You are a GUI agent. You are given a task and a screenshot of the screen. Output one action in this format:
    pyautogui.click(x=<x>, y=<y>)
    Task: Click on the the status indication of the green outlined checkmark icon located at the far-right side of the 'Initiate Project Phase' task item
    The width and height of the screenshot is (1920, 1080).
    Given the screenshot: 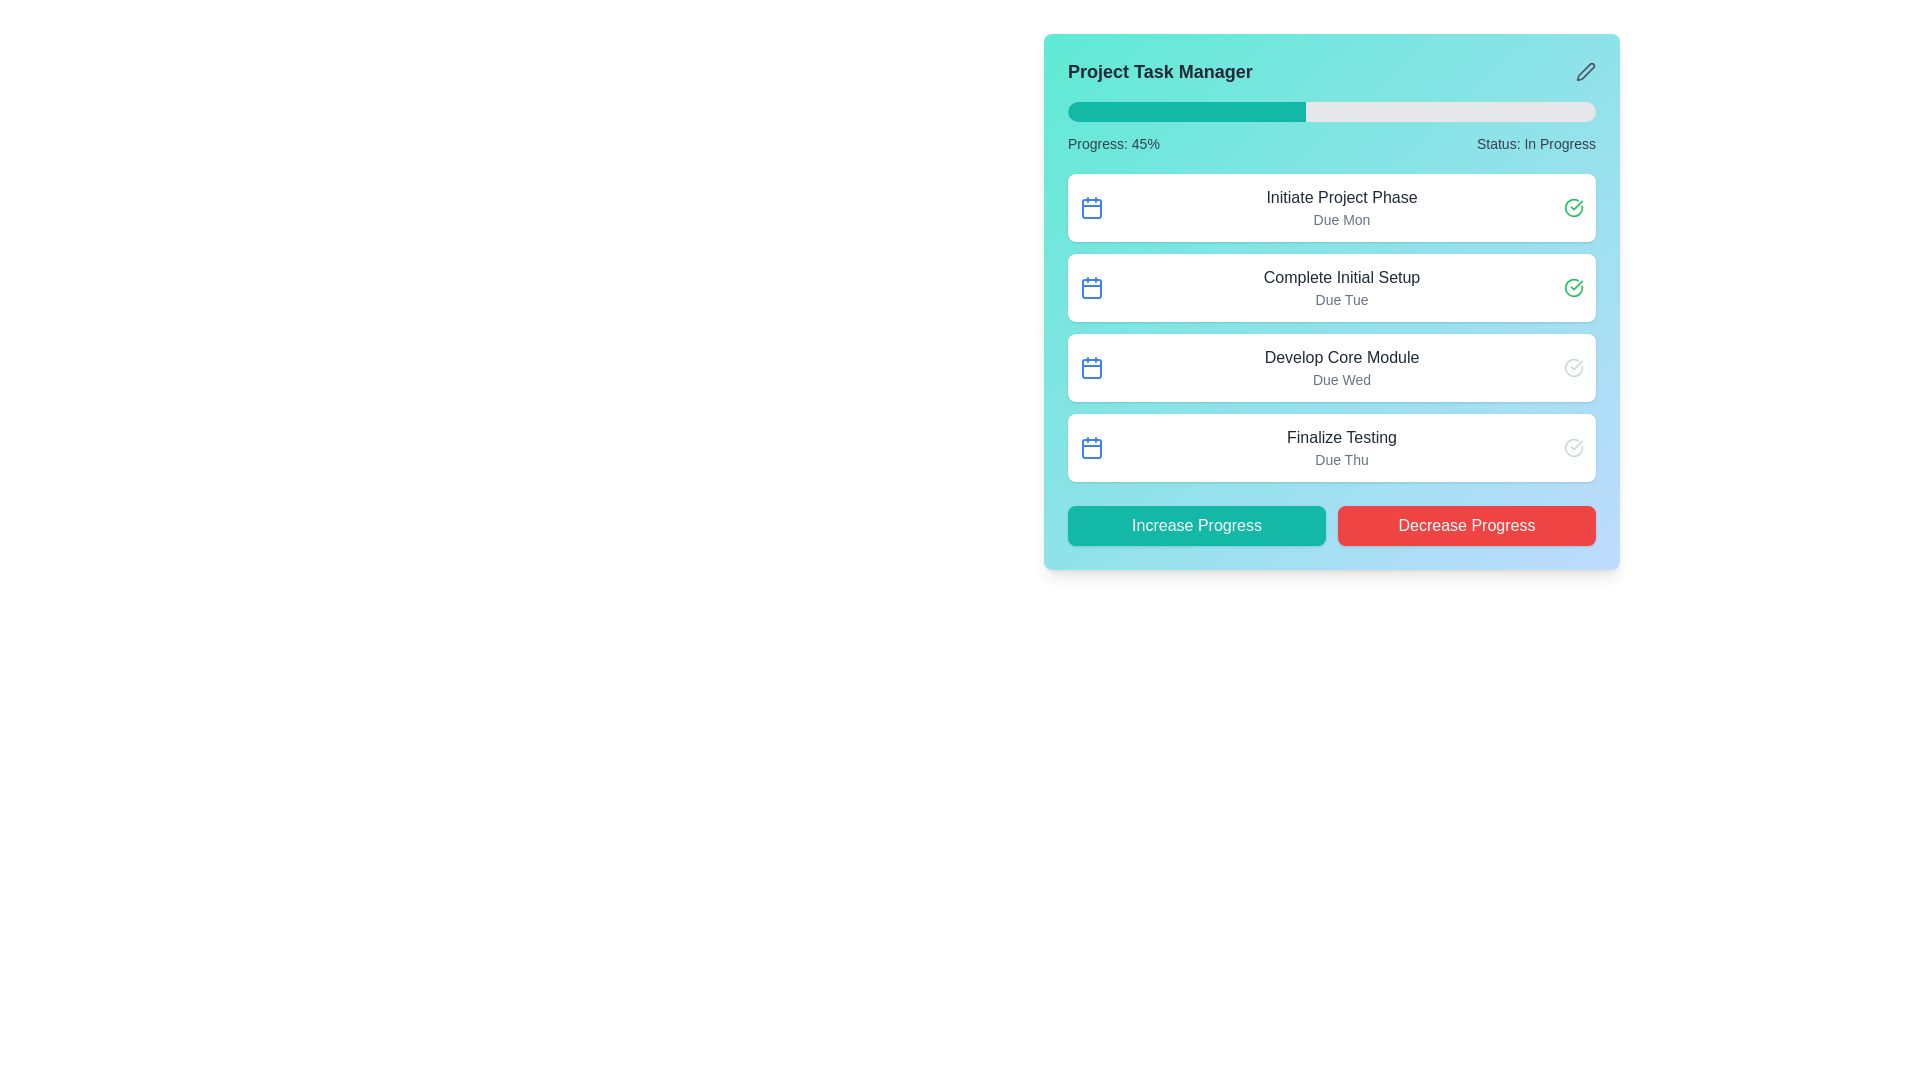 What is the action you would take?
    pyautogui.click(x=1573, y=208)
    